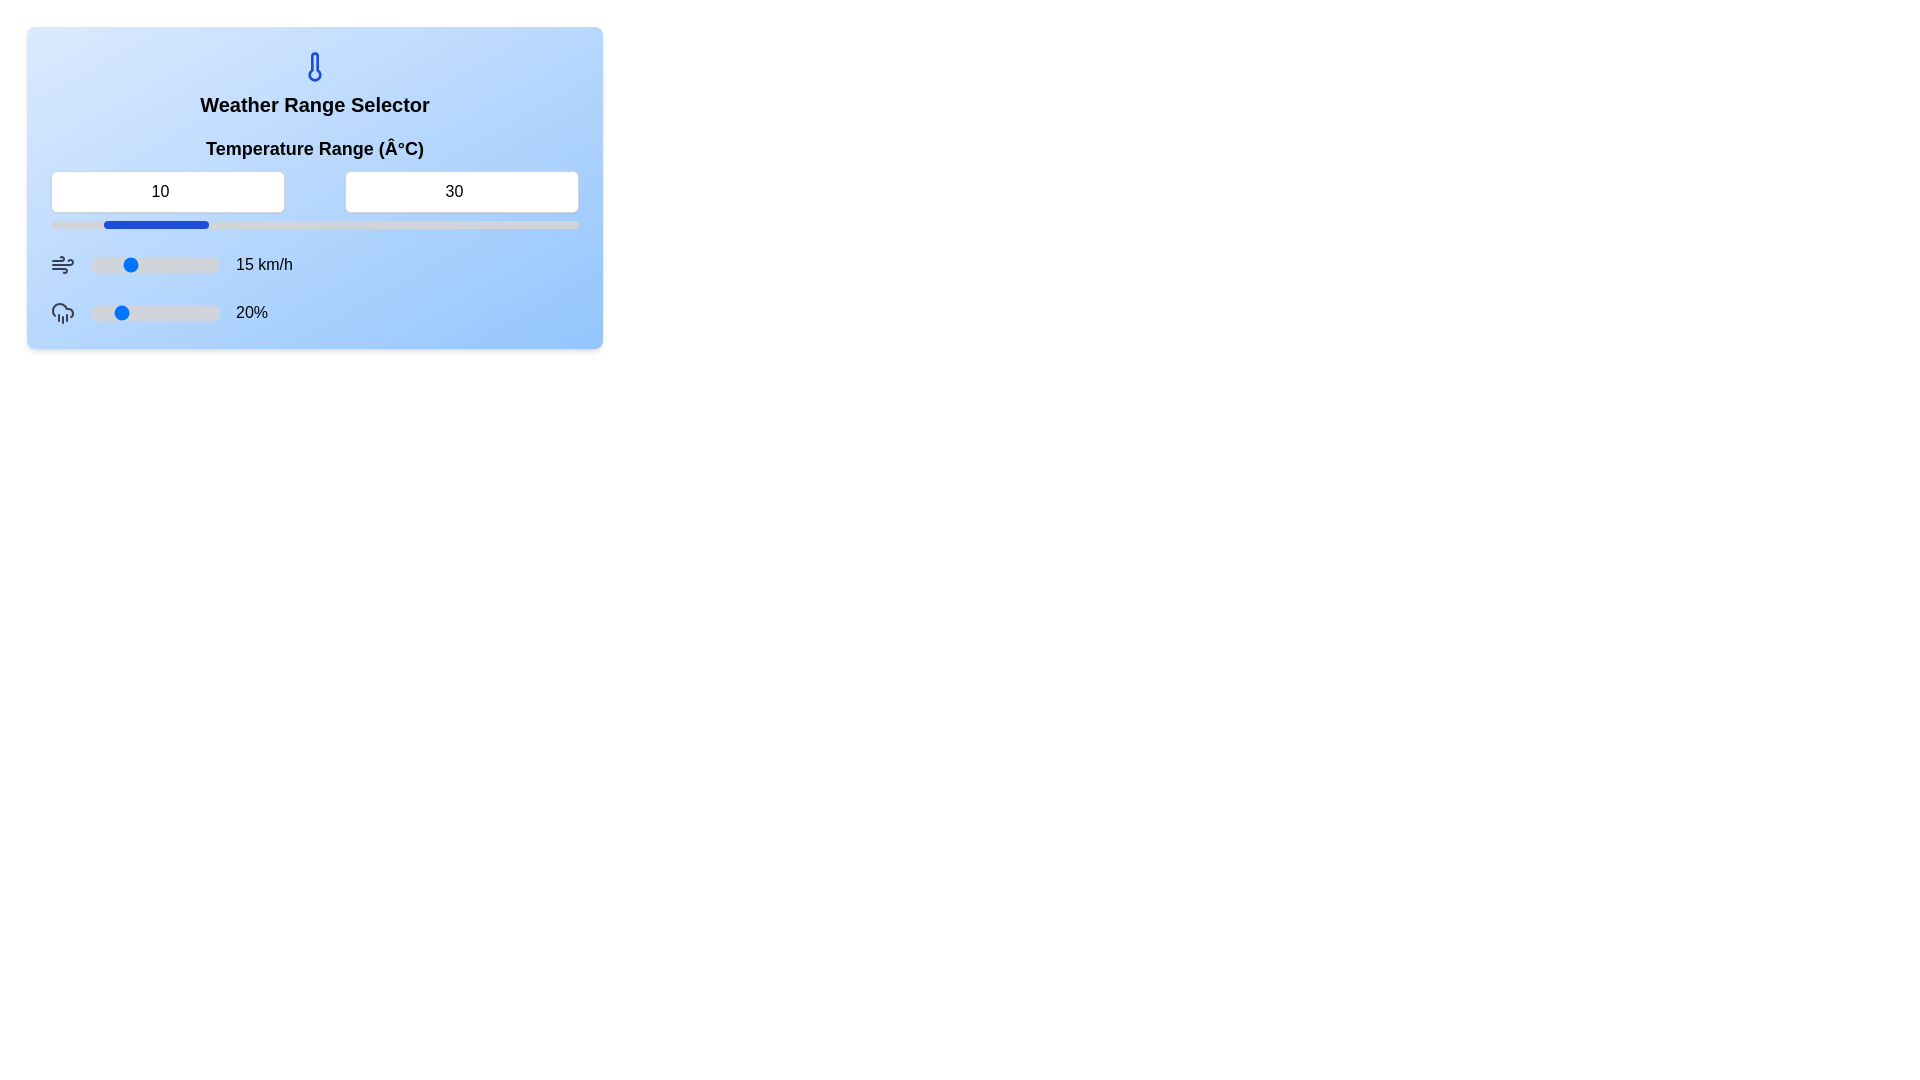  Describe the element at coordinates (314, 312) in the screenshot. I see `the label displaying '20%' which is positioned adjacent to the rain percentage slider and beneath the 'Temperature Range (°C)' heading` at that location.